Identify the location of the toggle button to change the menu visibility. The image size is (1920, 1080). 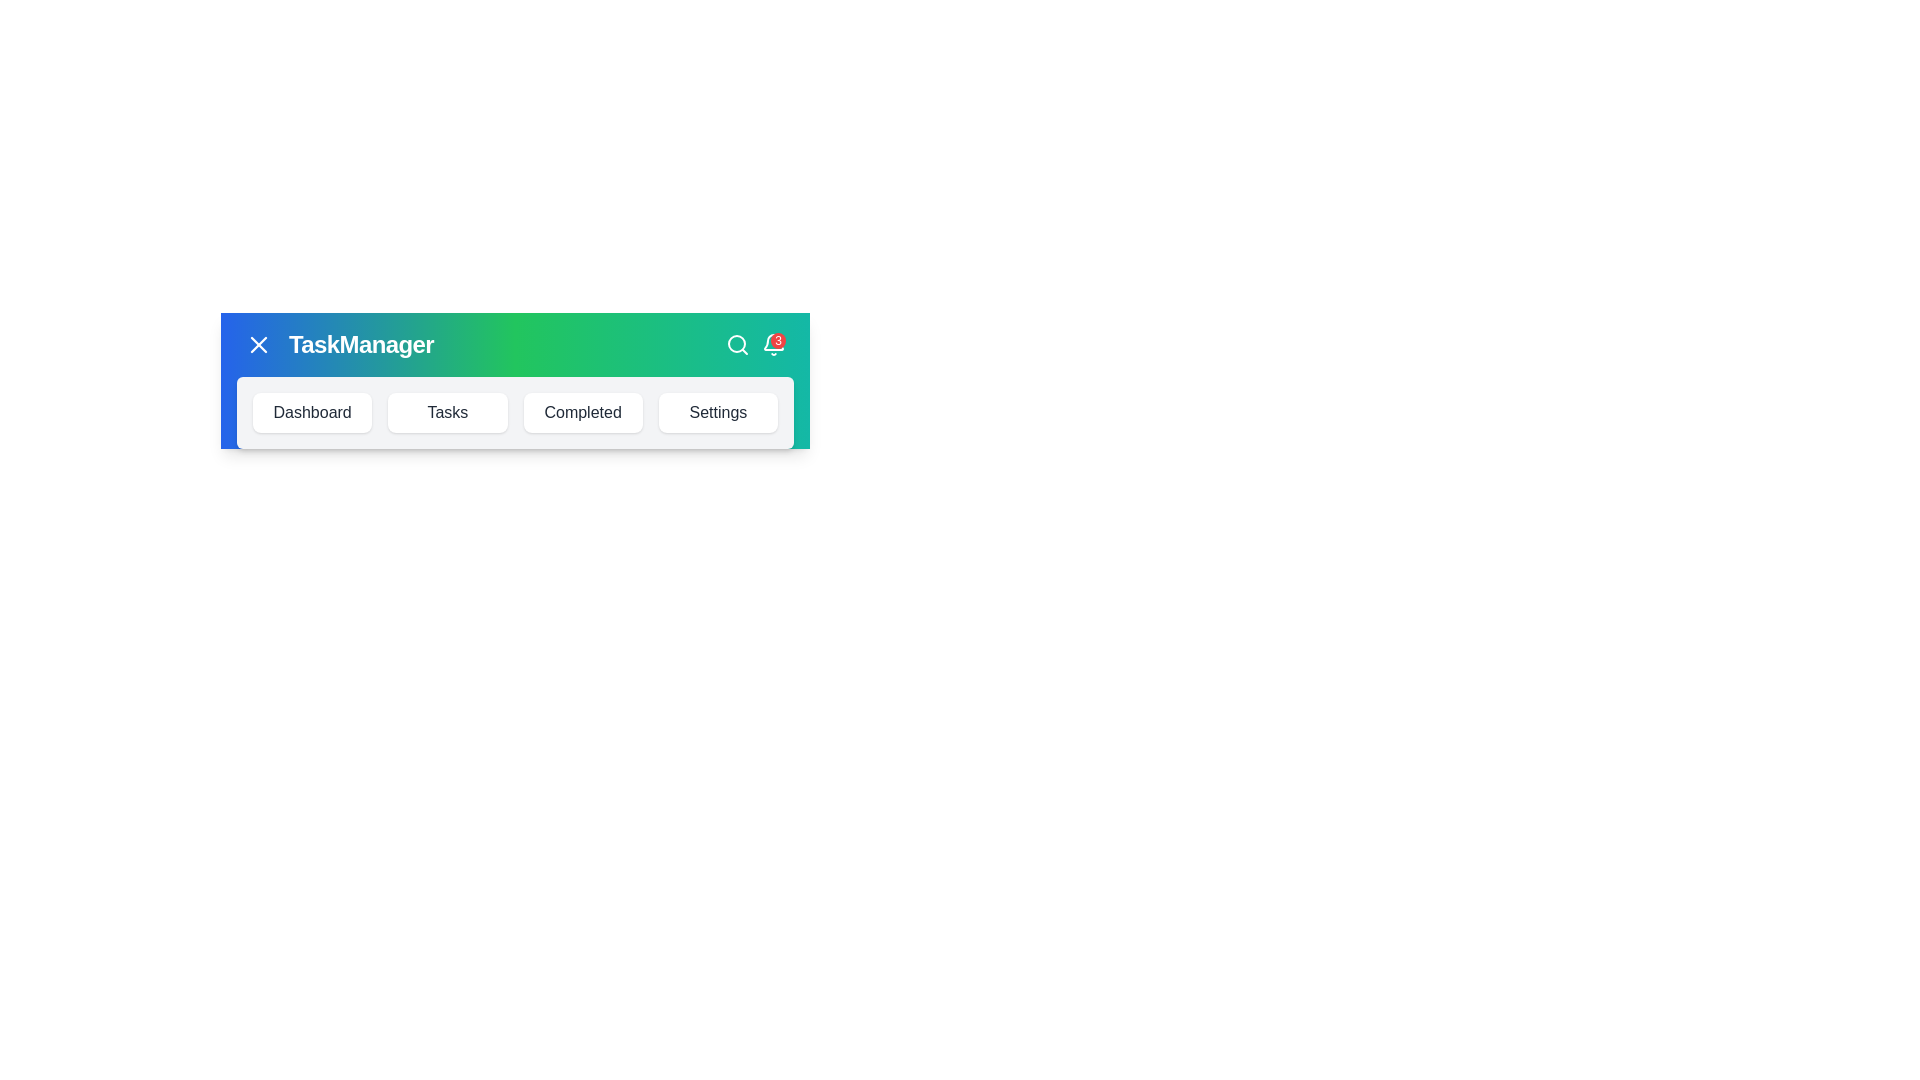
(258, 343).